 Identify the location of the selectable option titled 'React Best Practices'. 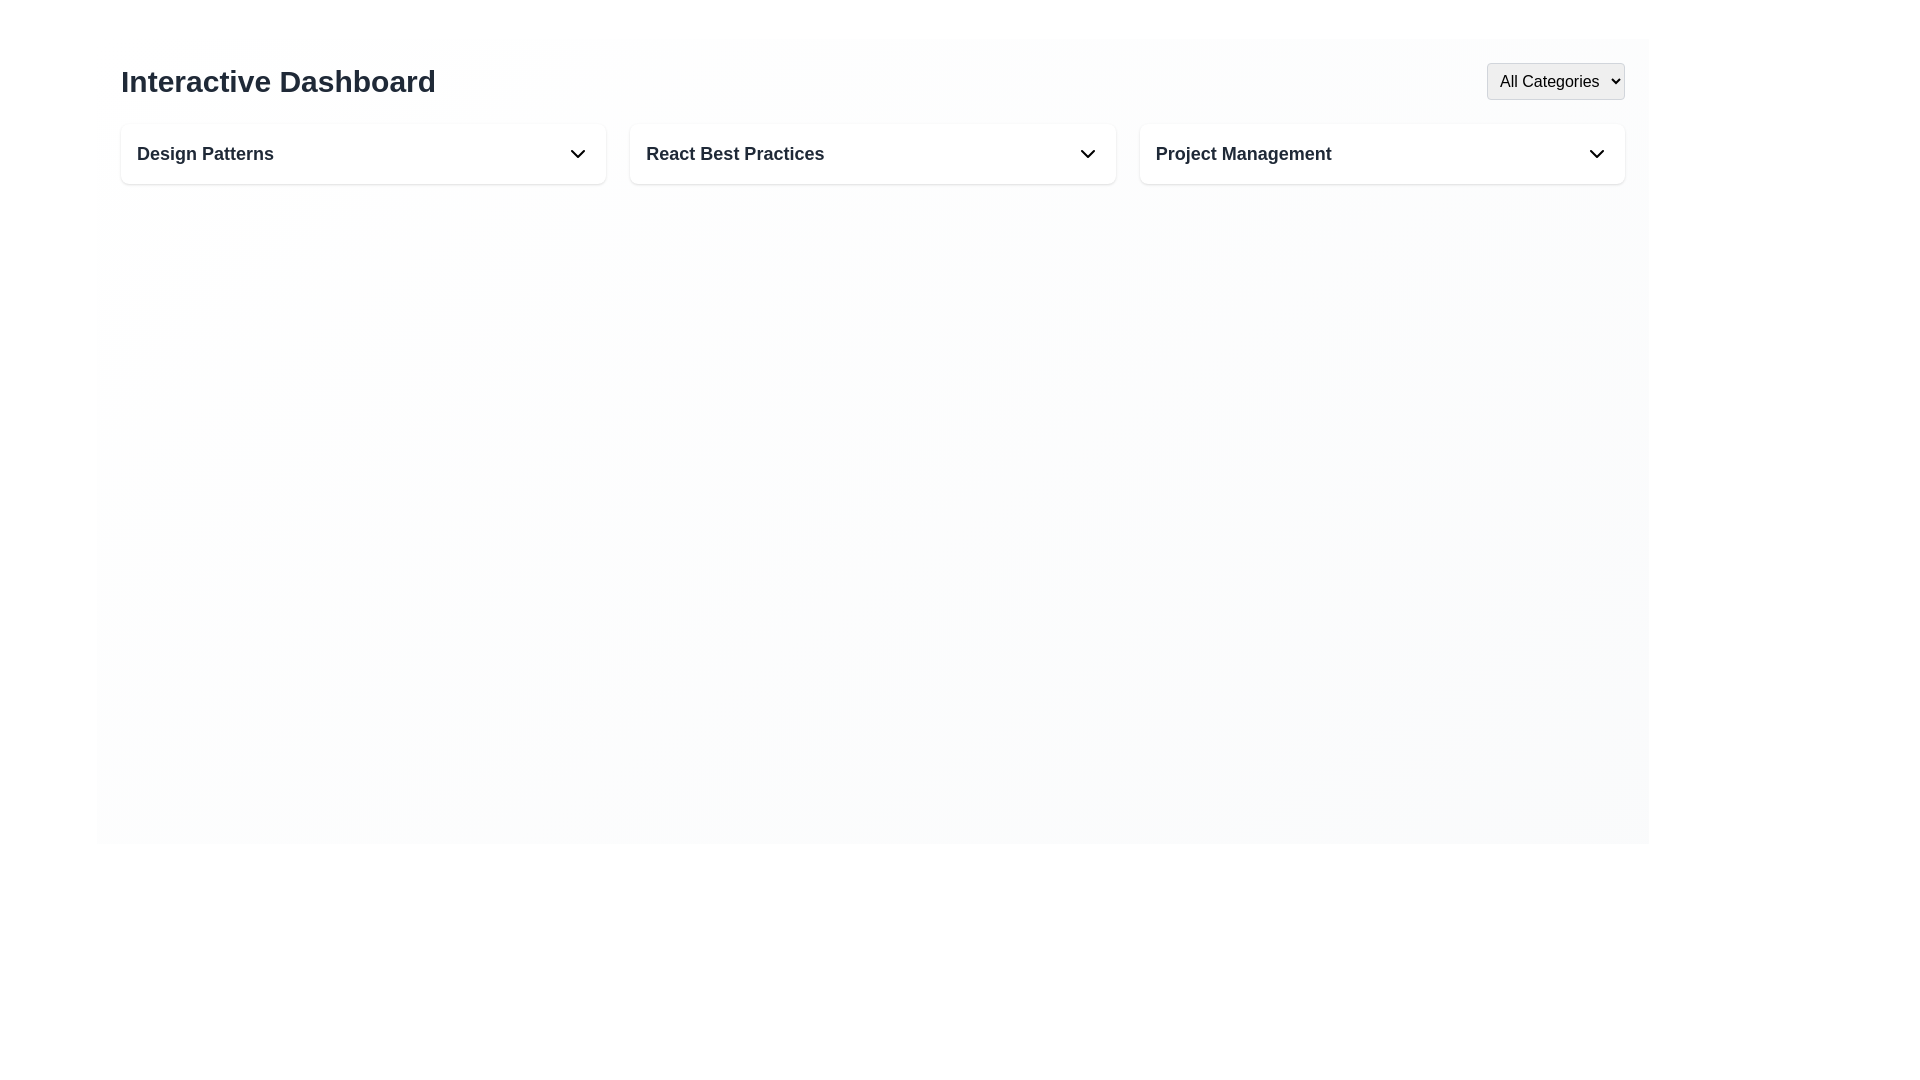
(873, 153).